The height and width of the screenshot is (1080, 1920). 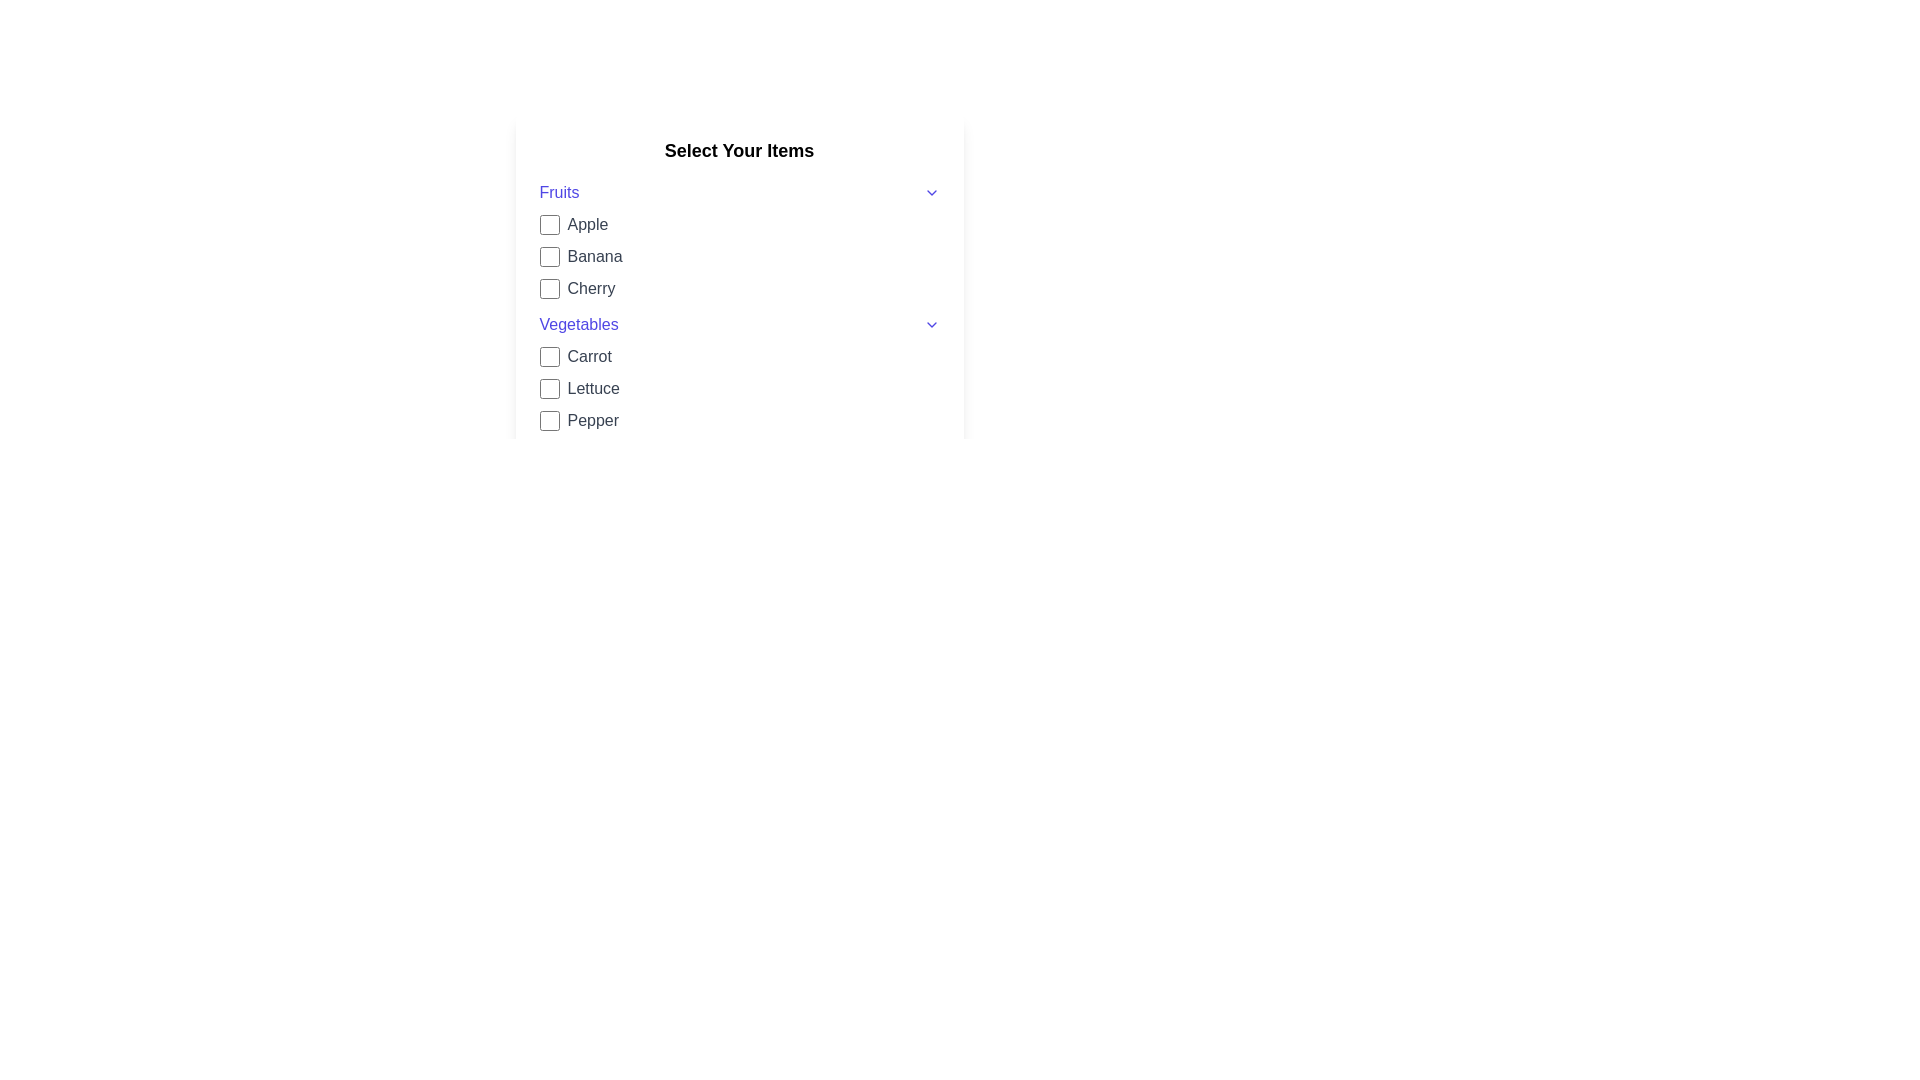 What do you see at coordinates (549, 356) in the screenshot?
I see `the first checkbox under the 'Vegetables' category` at bounding box center [549, 356].